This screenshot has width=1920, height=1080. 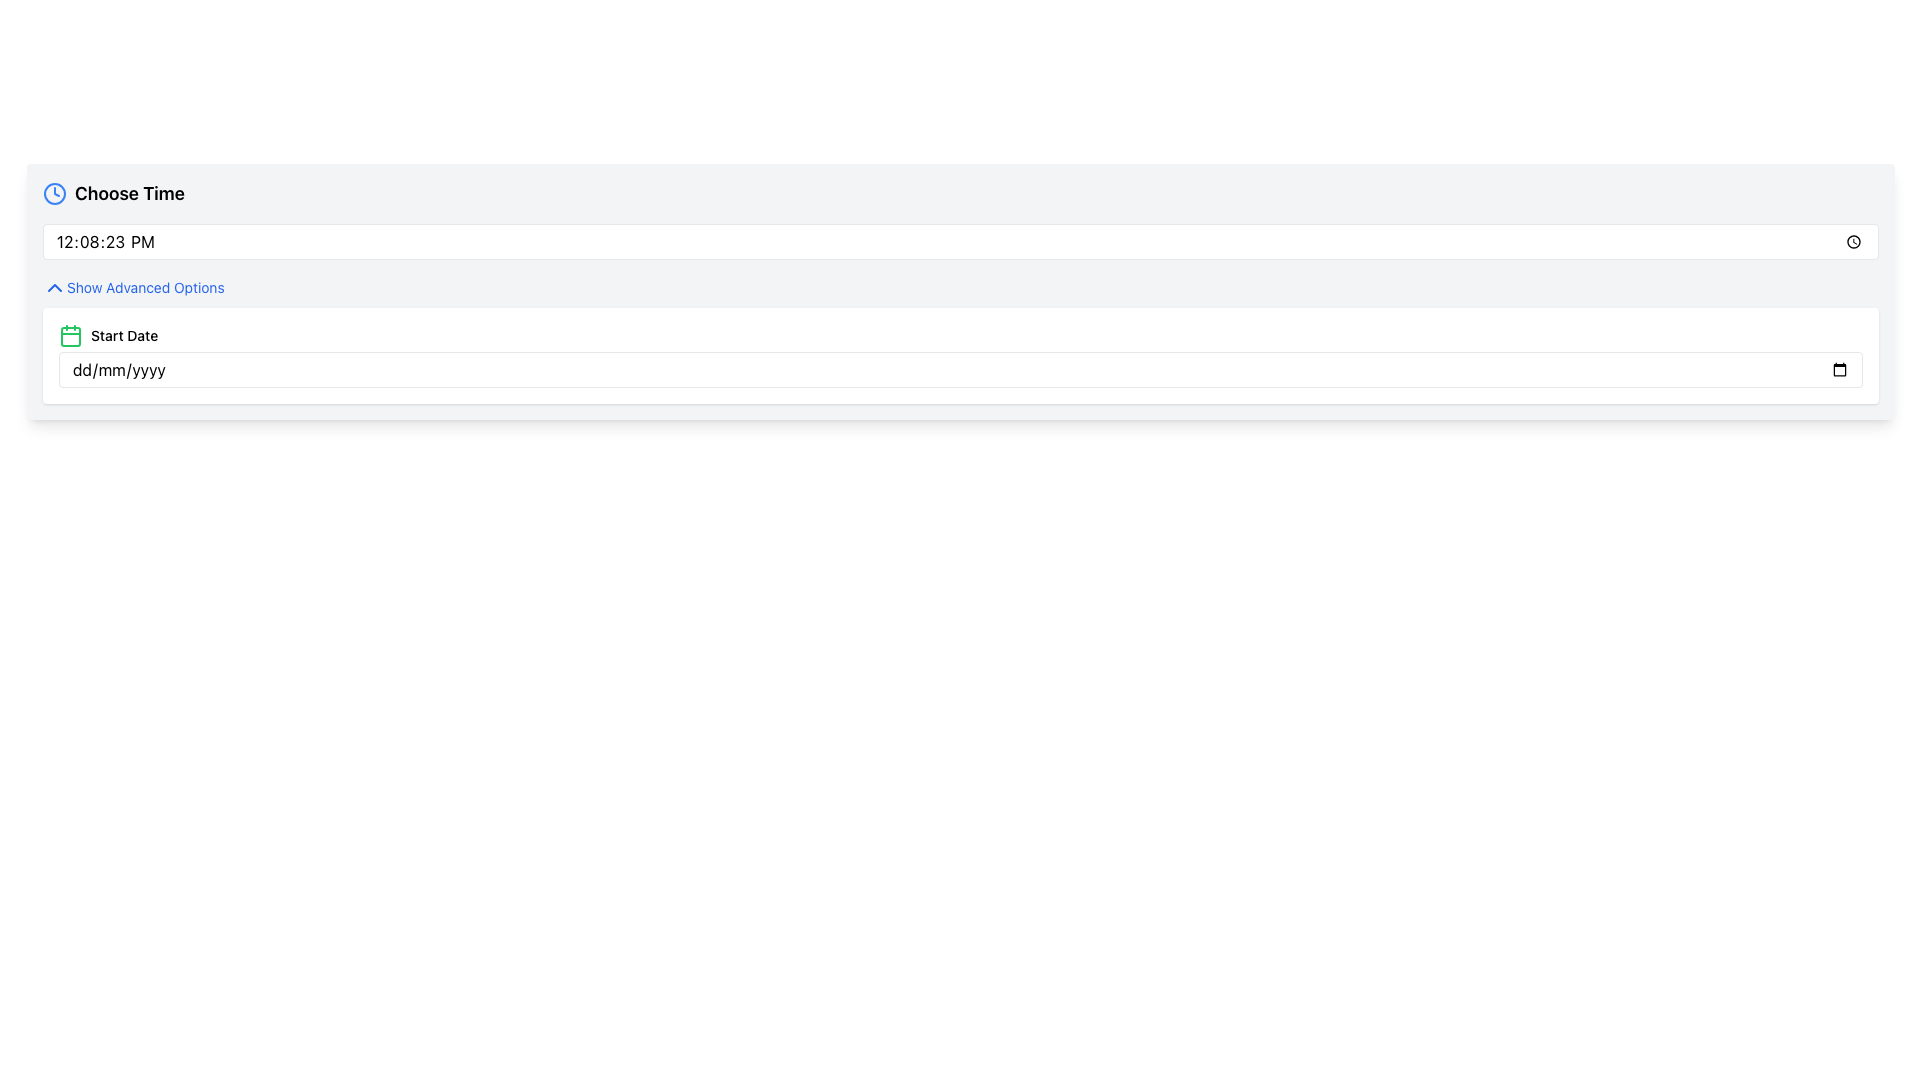 What do you see at coordinates (960, 370) in the screenshot?
I see `the Date input field located in the 'Start Date' section` at bounding box center [960, 370].